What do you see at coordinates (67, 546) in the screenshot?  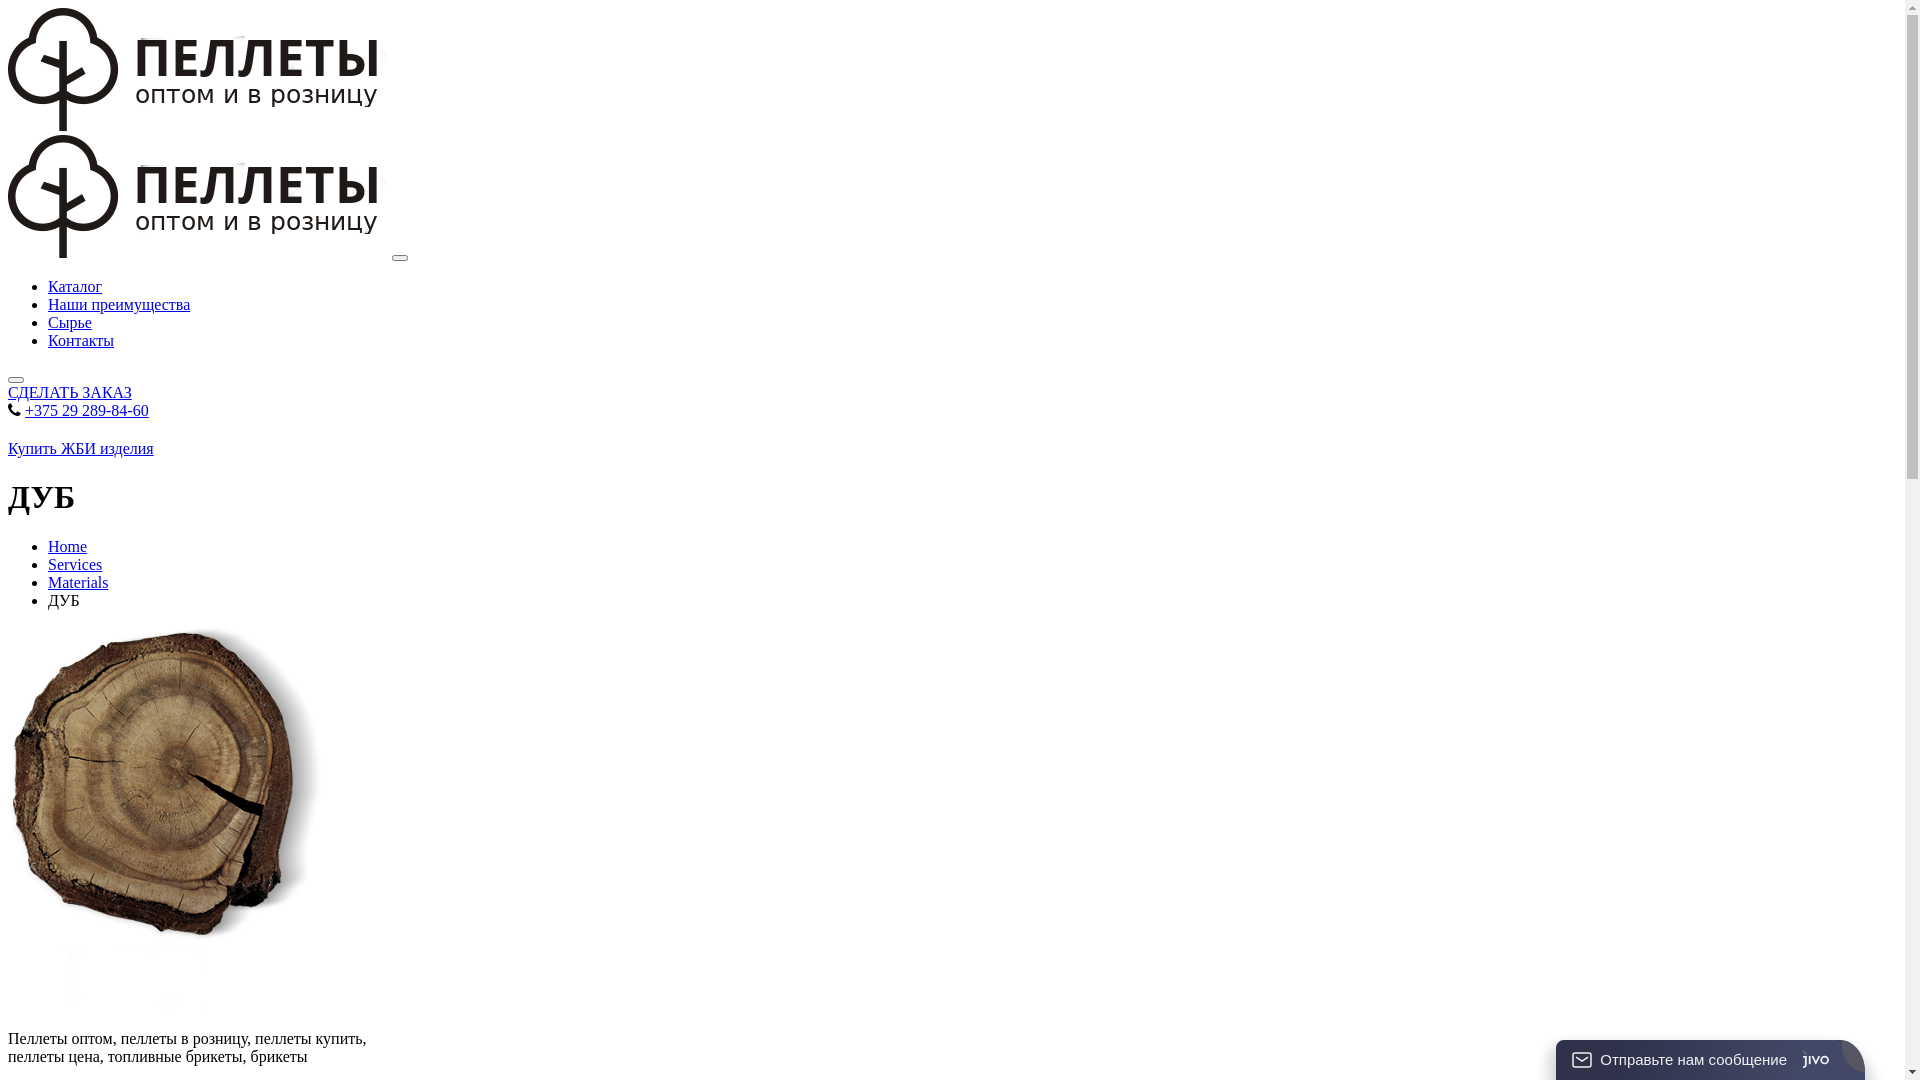 I see `'Home'` at bounding box center [67, 546].